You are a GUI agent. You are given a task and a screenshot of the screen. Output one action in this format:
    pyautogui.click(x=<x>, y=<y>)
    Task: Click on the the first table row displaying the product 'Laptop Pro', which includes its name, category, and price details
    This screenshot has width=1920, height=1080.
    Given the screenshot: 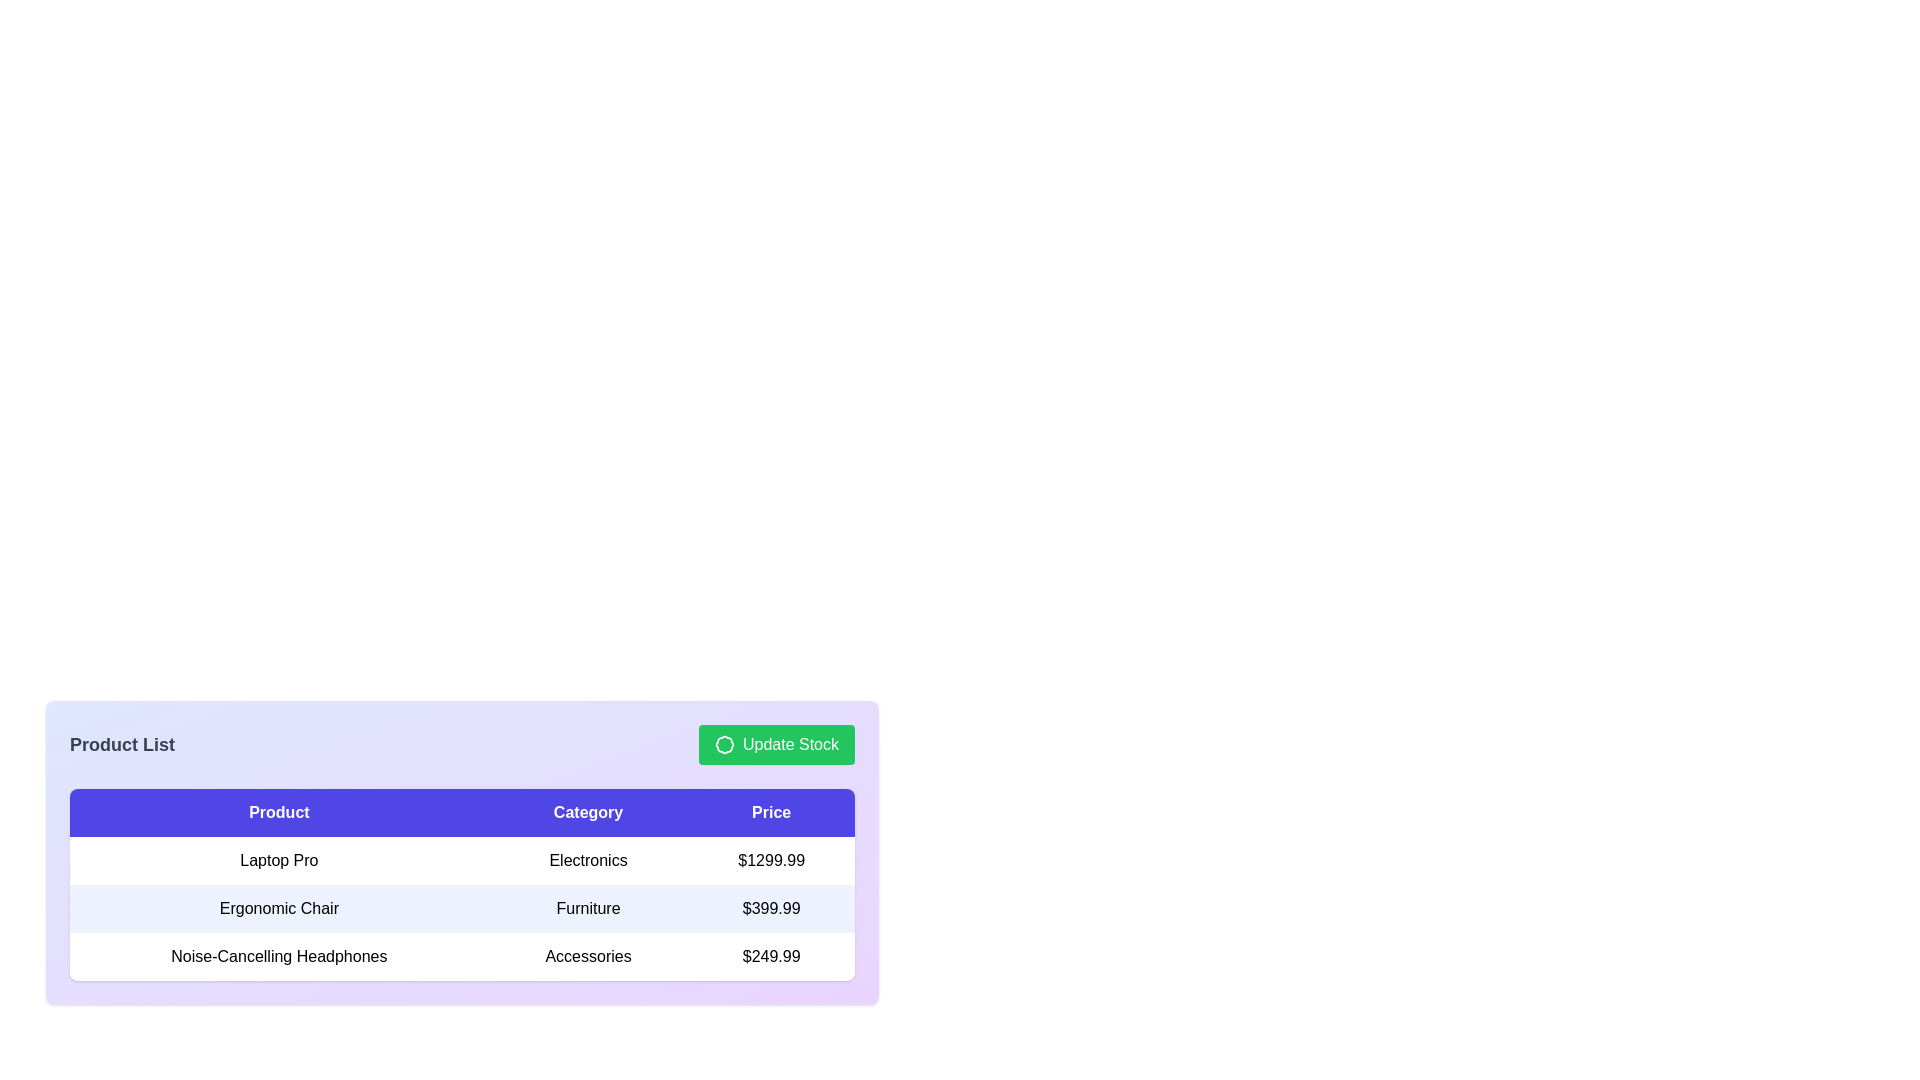 What is the action you would take?
    pyautogui.click(x=461, y=859)
    